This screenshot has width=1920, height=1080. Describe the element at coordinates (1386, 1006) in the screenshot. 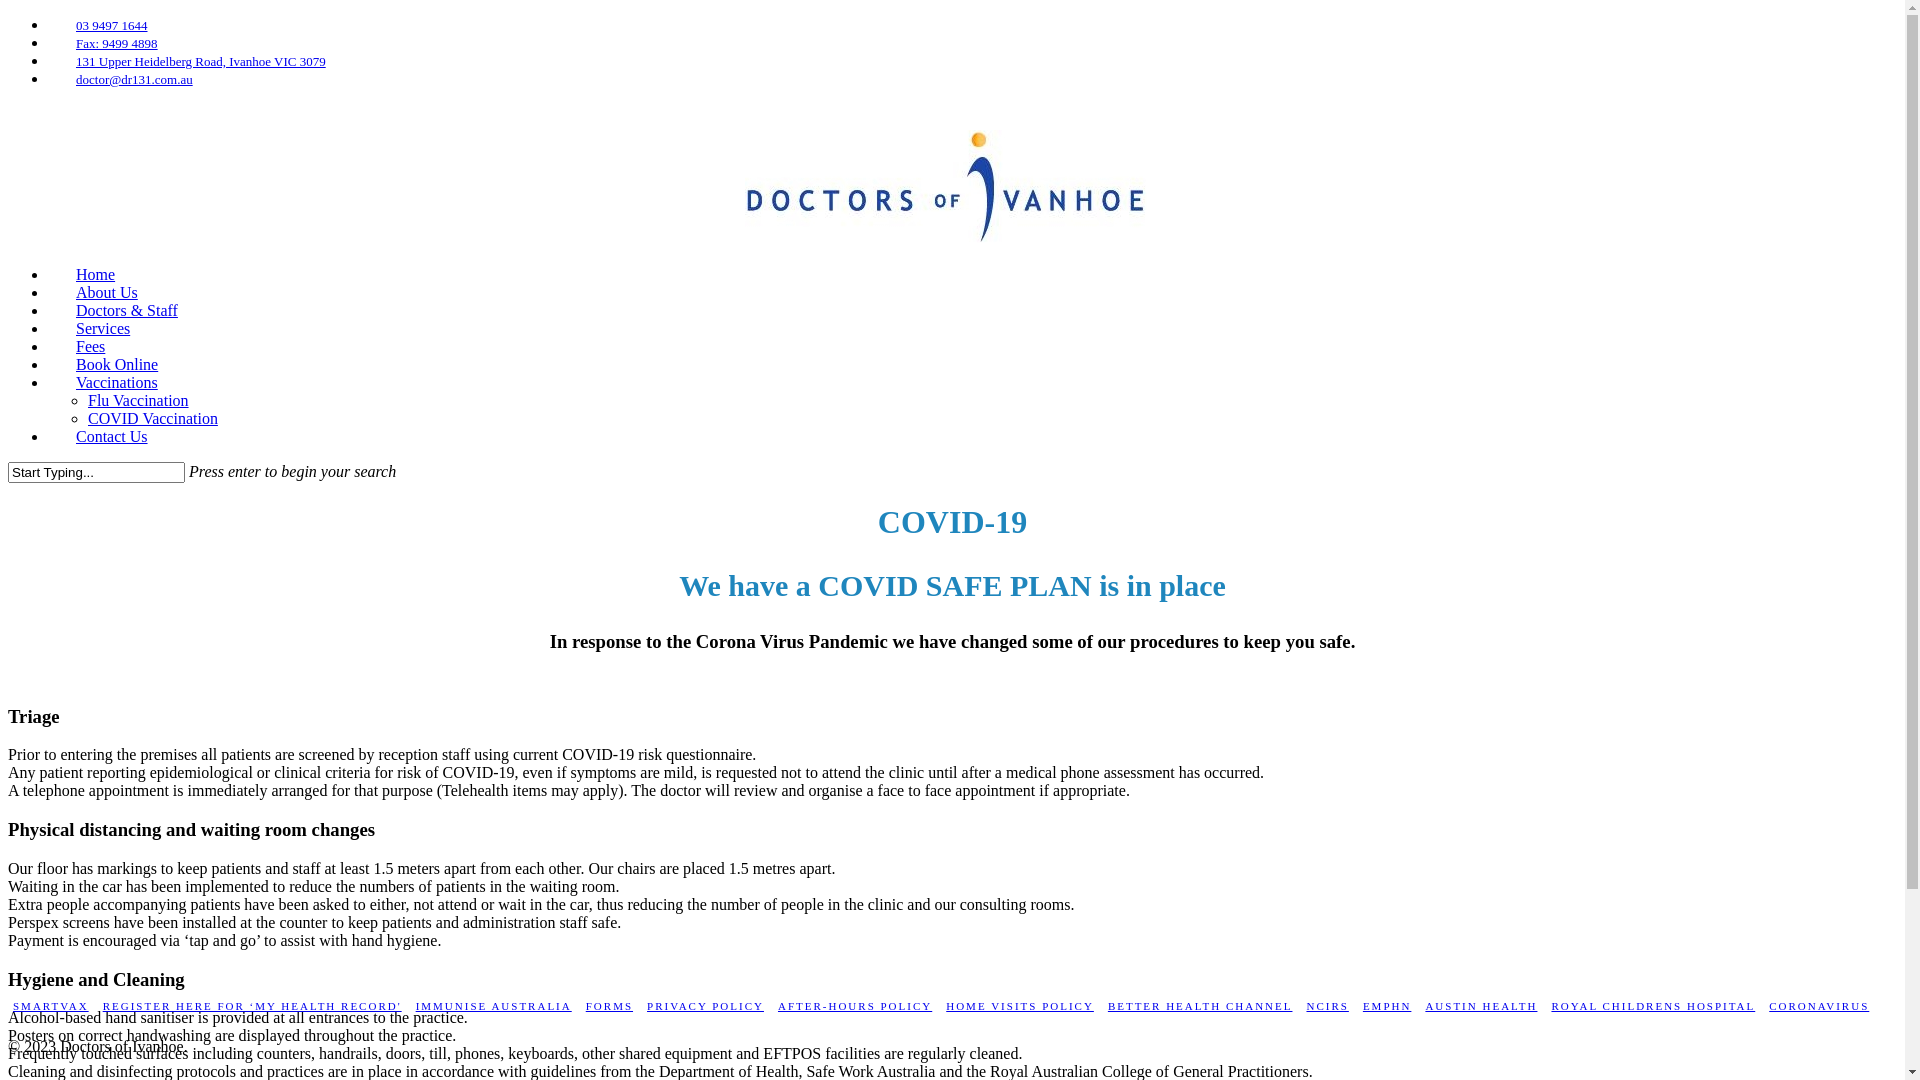

I see `'EMPHN'` at that location.